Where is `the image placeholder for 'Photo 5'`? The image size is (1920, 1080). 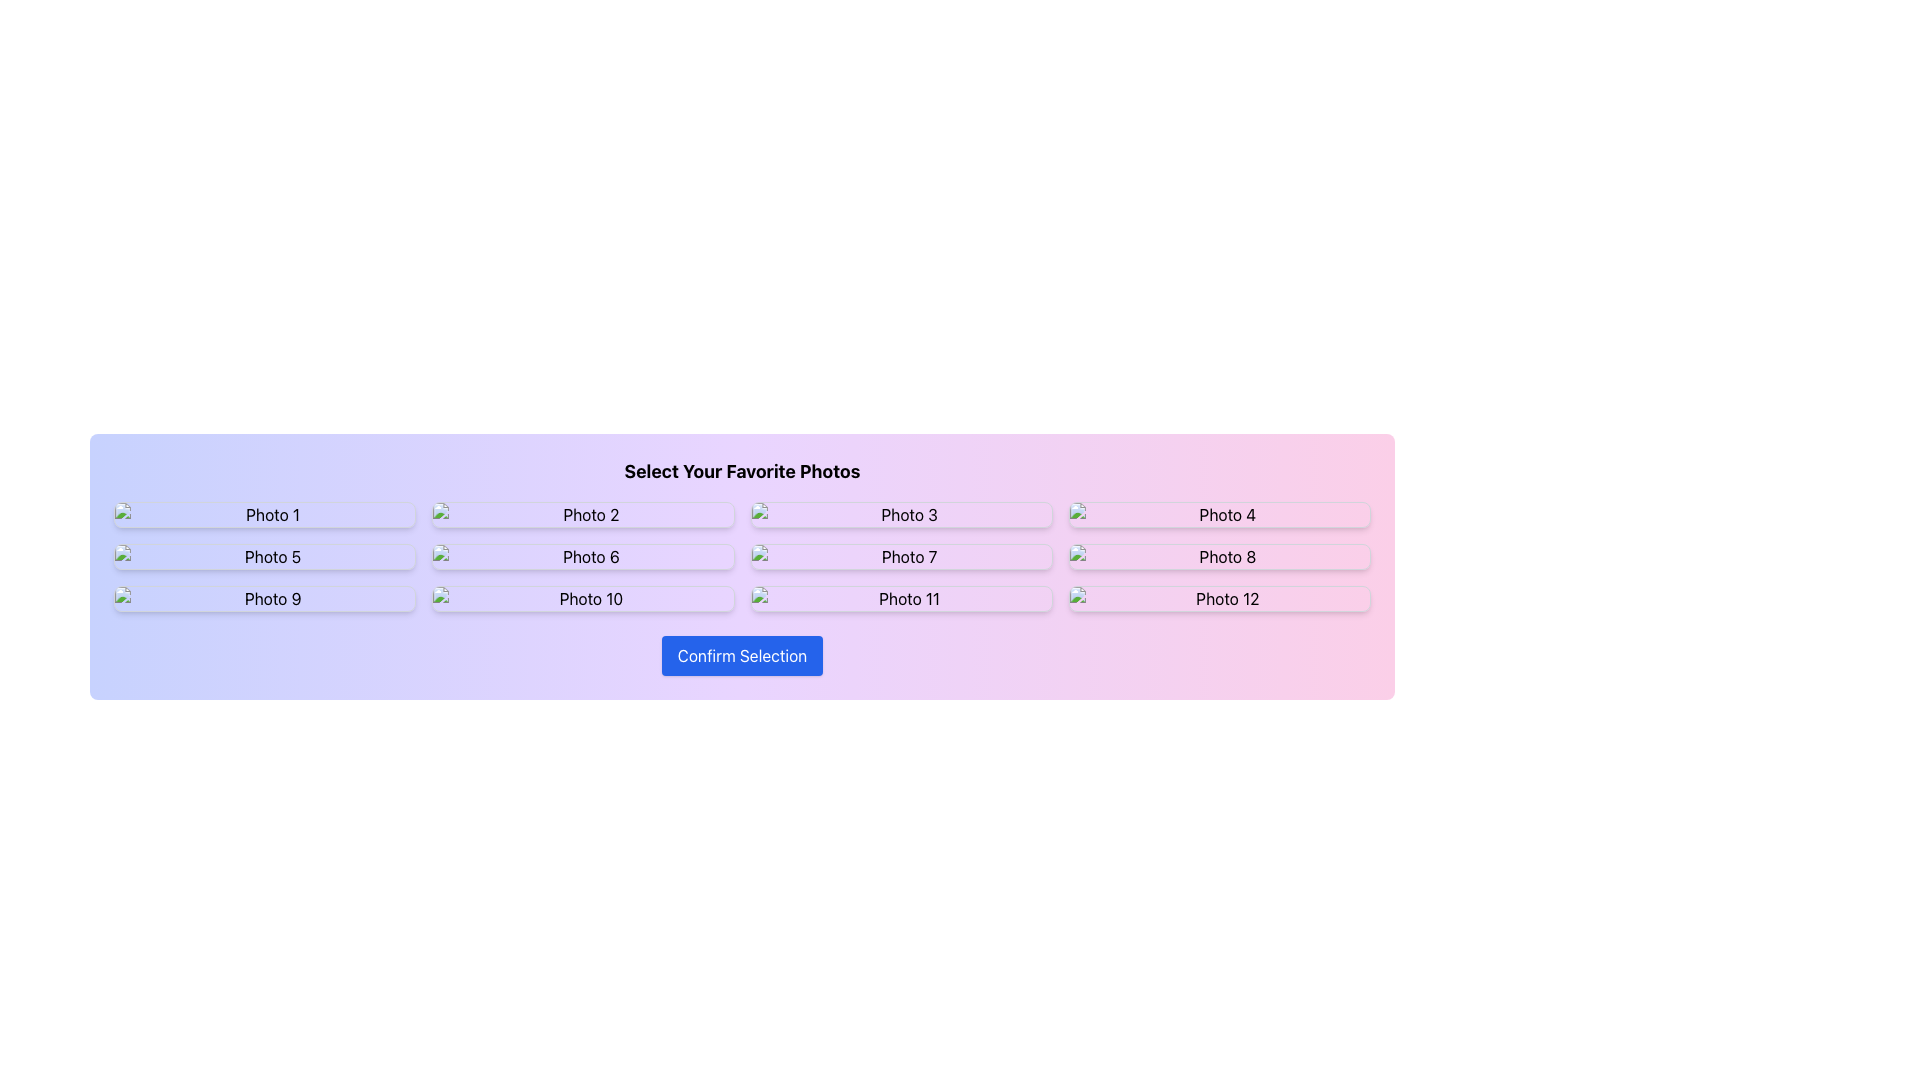
the image placeholder for 'Photo 5' is located at coordinates (264, 556).